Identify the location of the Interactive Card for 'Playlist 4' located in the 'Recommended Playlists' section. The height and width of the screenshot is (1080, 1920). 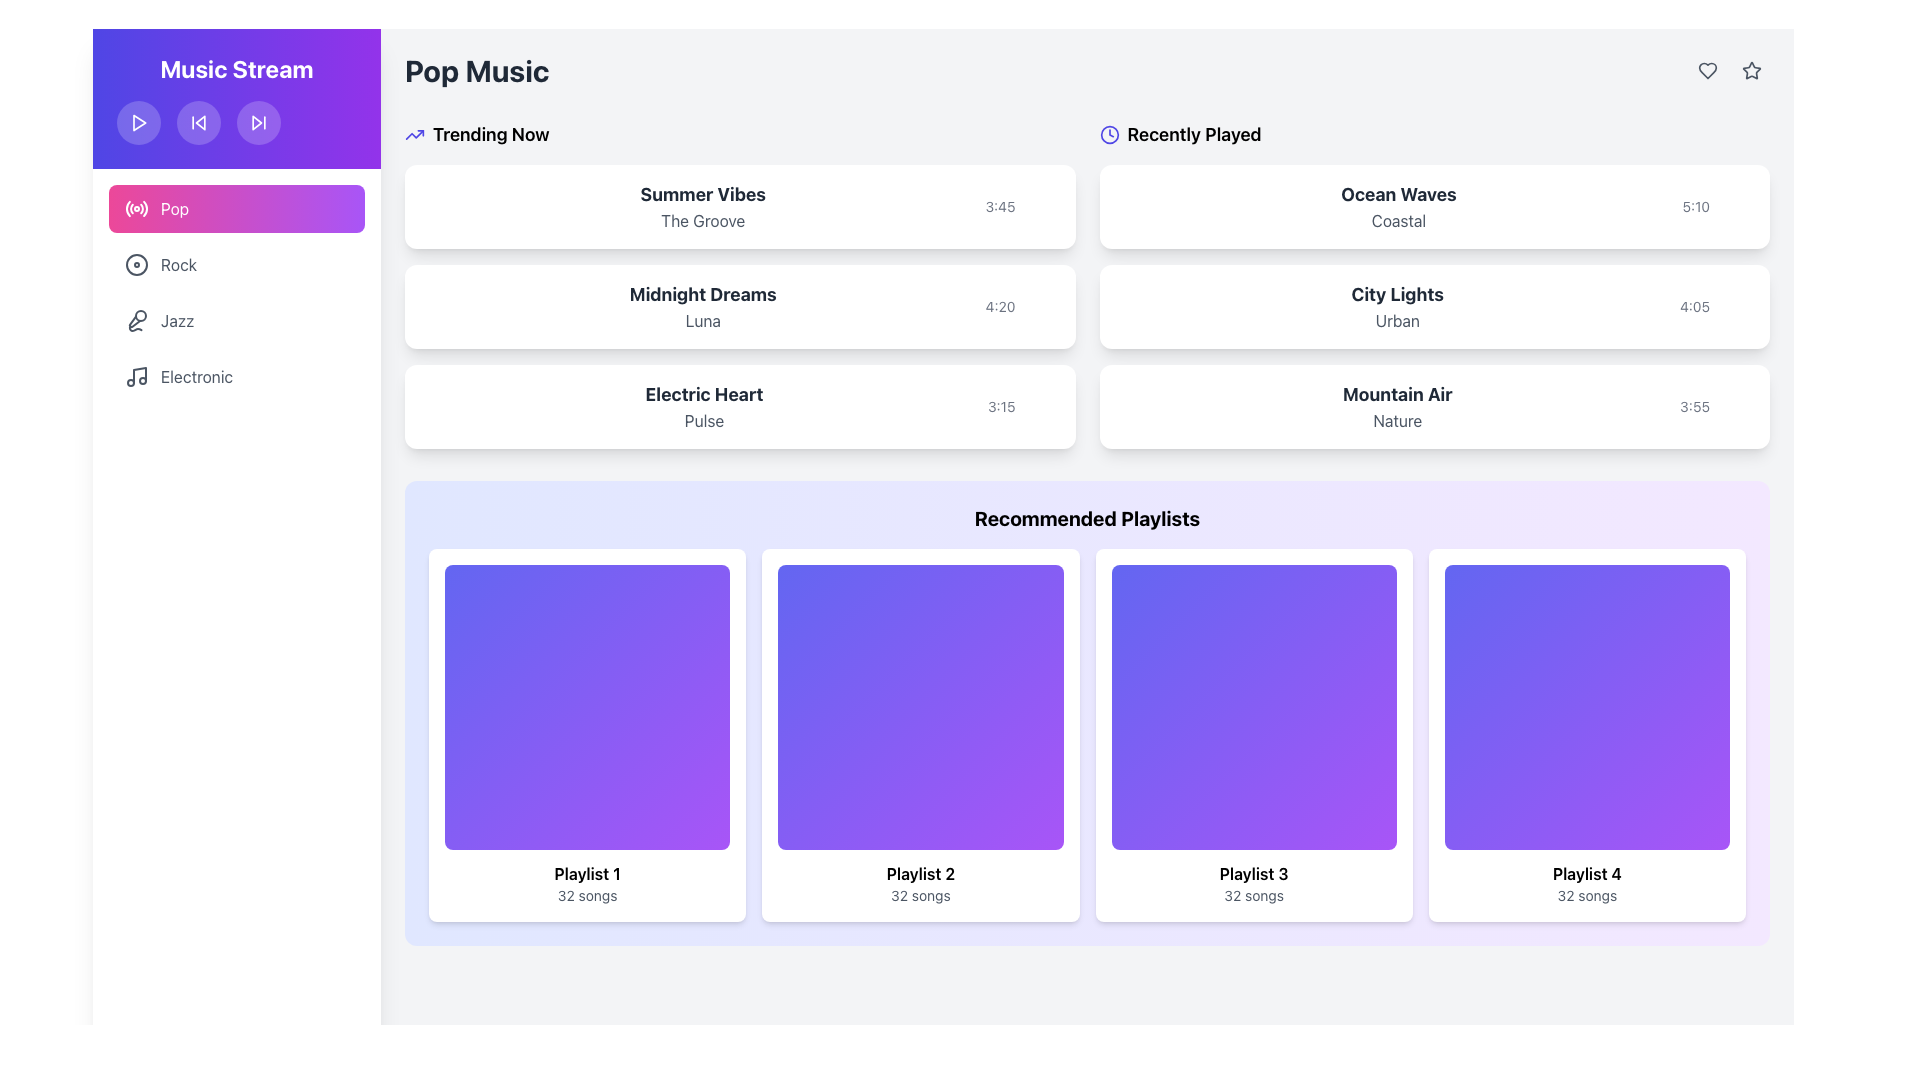
(1586, 735).